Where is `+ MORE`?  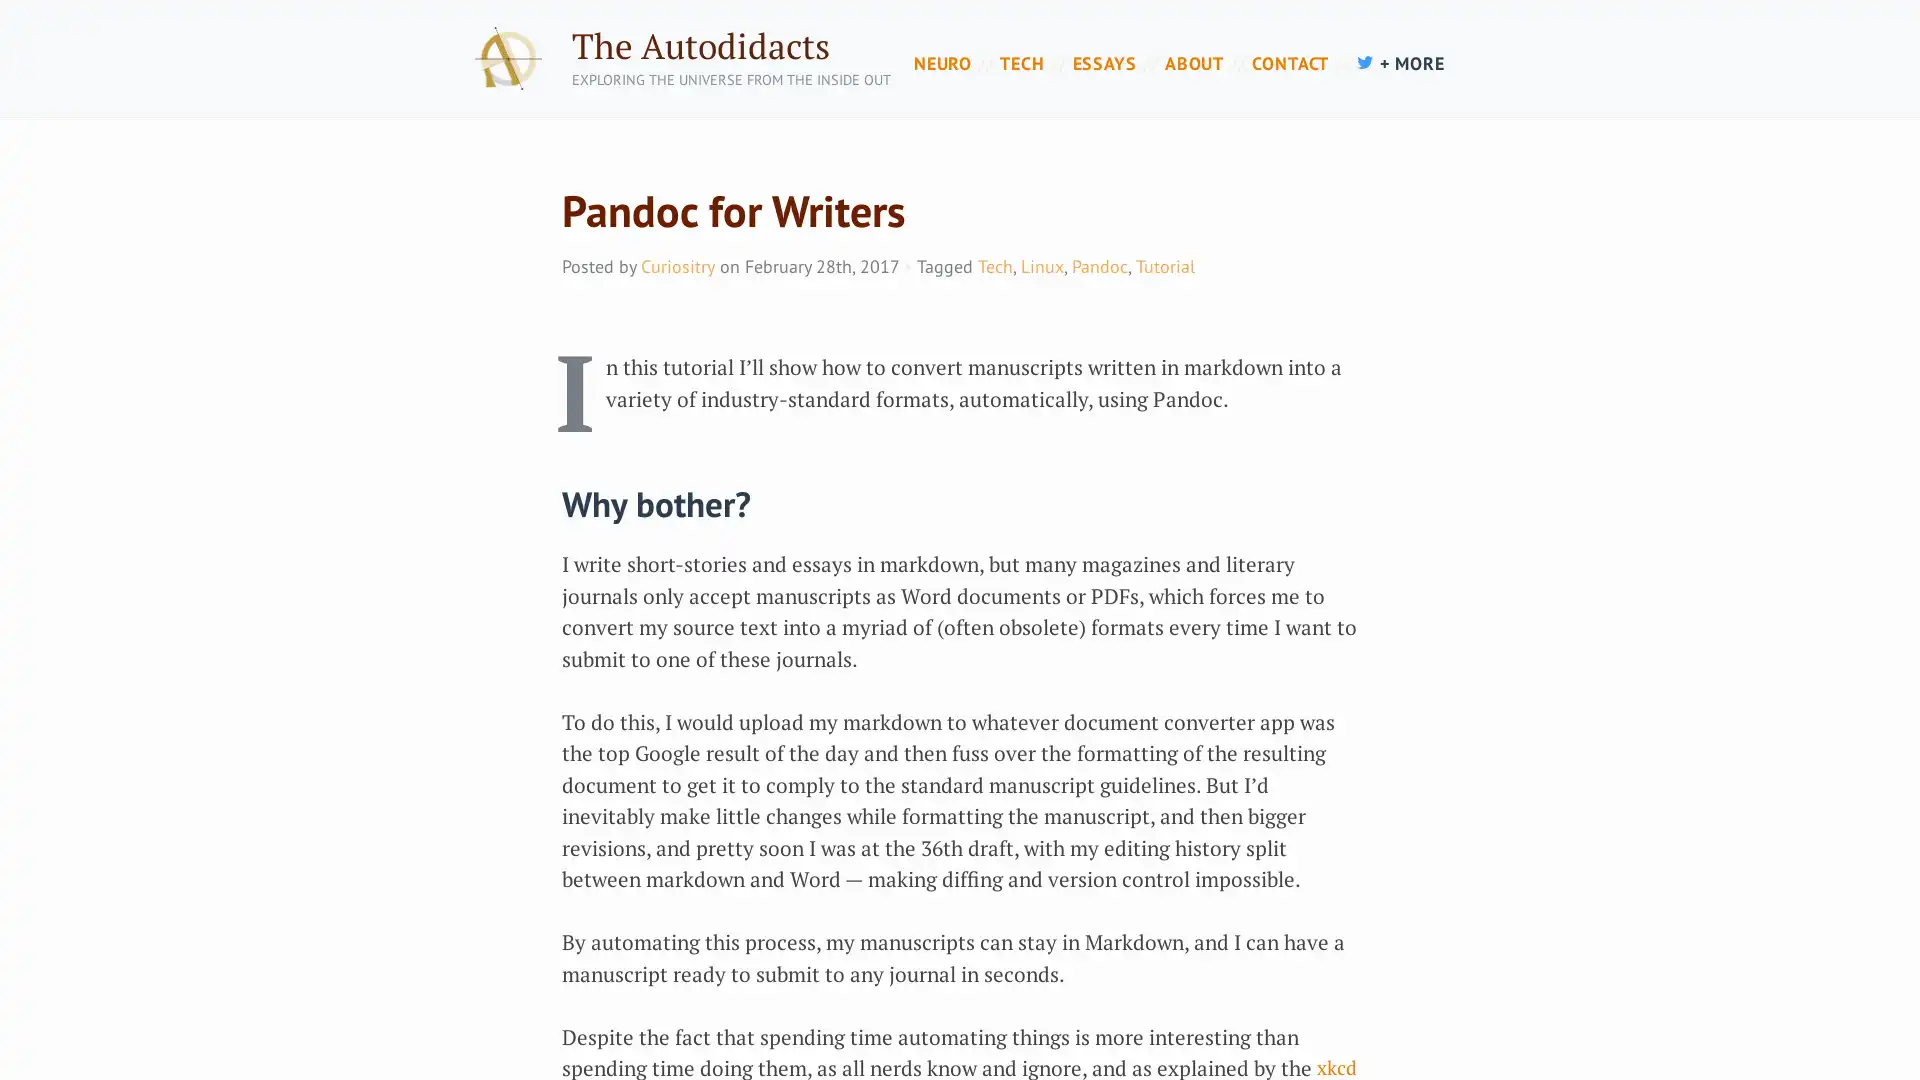
+ MORE is located at coordinates (1409, 61).